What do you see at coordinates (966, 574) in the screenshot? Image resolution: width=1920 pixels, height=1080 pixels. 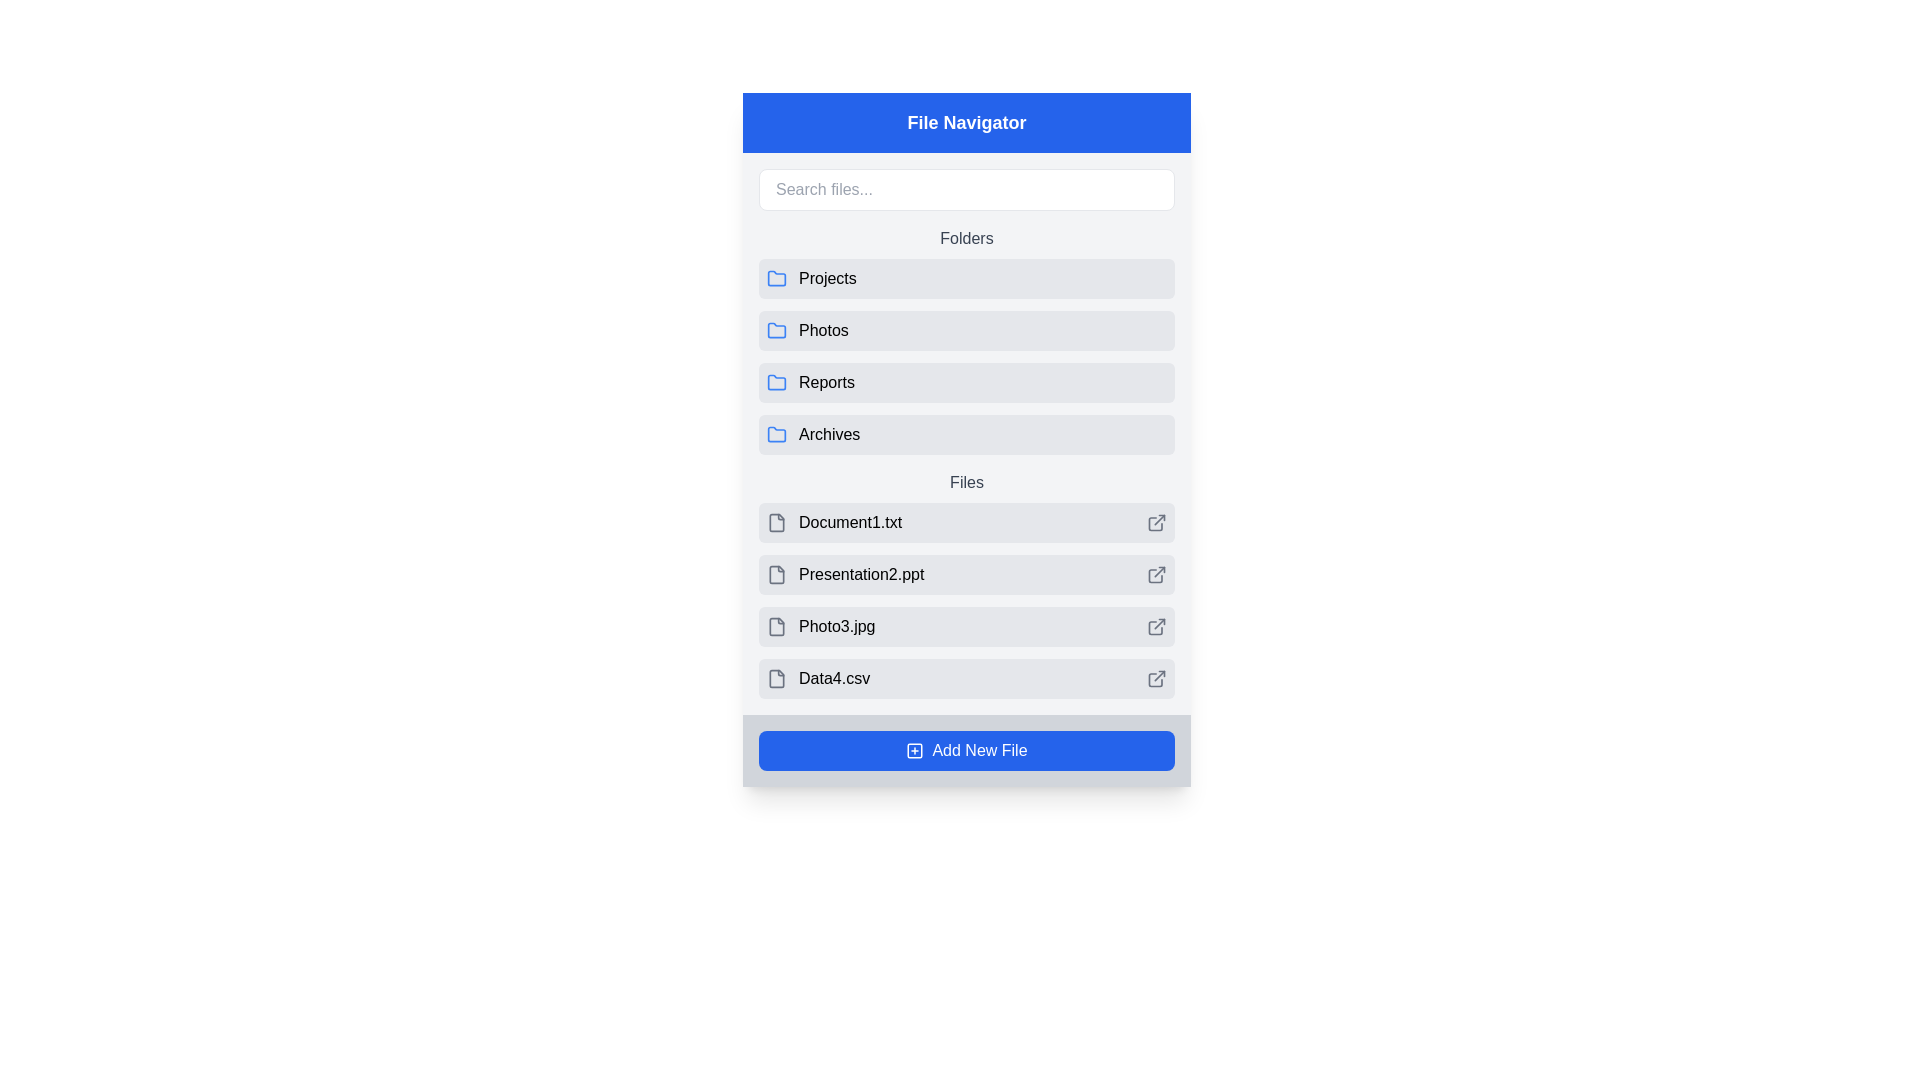 I see `the file list entry for 'Presentation2.ppt', which is the second item in the file list below 'Document1.txt' and above 'Photo3.jpg'` at bounding box center [966, 574].